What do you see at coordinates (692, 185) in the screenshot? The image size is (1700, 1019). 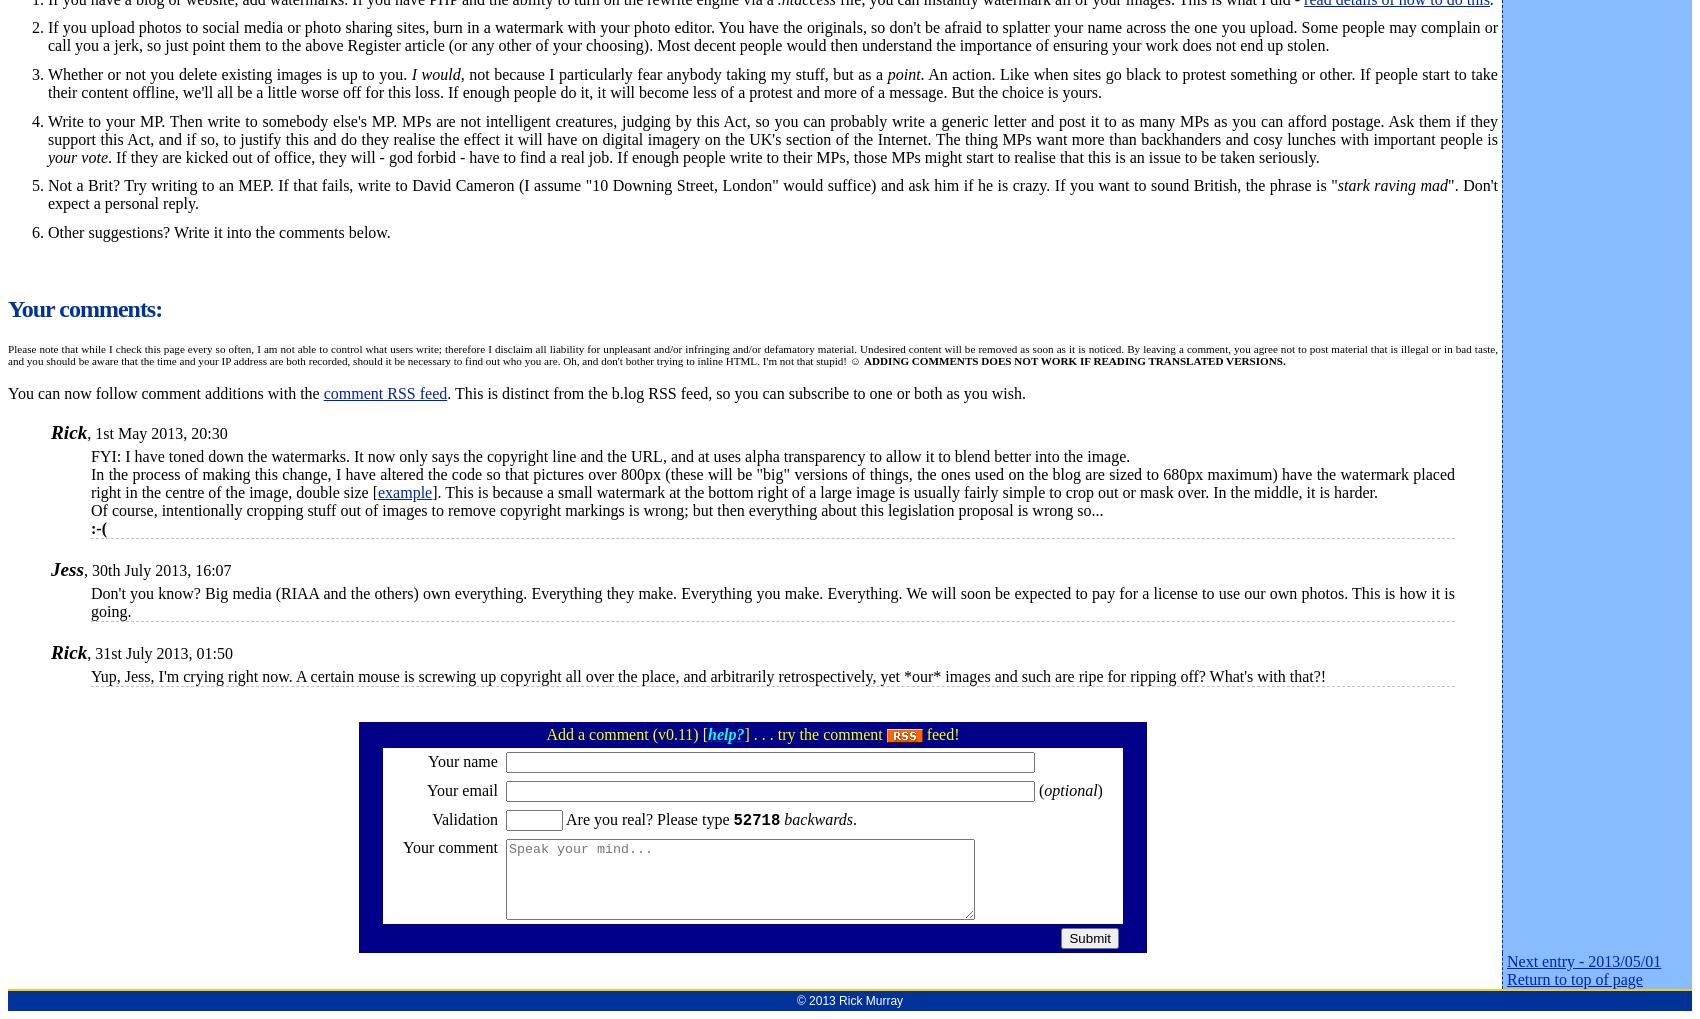 I see `'Not a Brit? Try writing to an MEP. If that fails, write to David Cameron (I assume "10 Downing Street, London" would suffice) and ask him if he is crazy. If you want to sound British, the phrase is "'` at bounding box center [692, 185].